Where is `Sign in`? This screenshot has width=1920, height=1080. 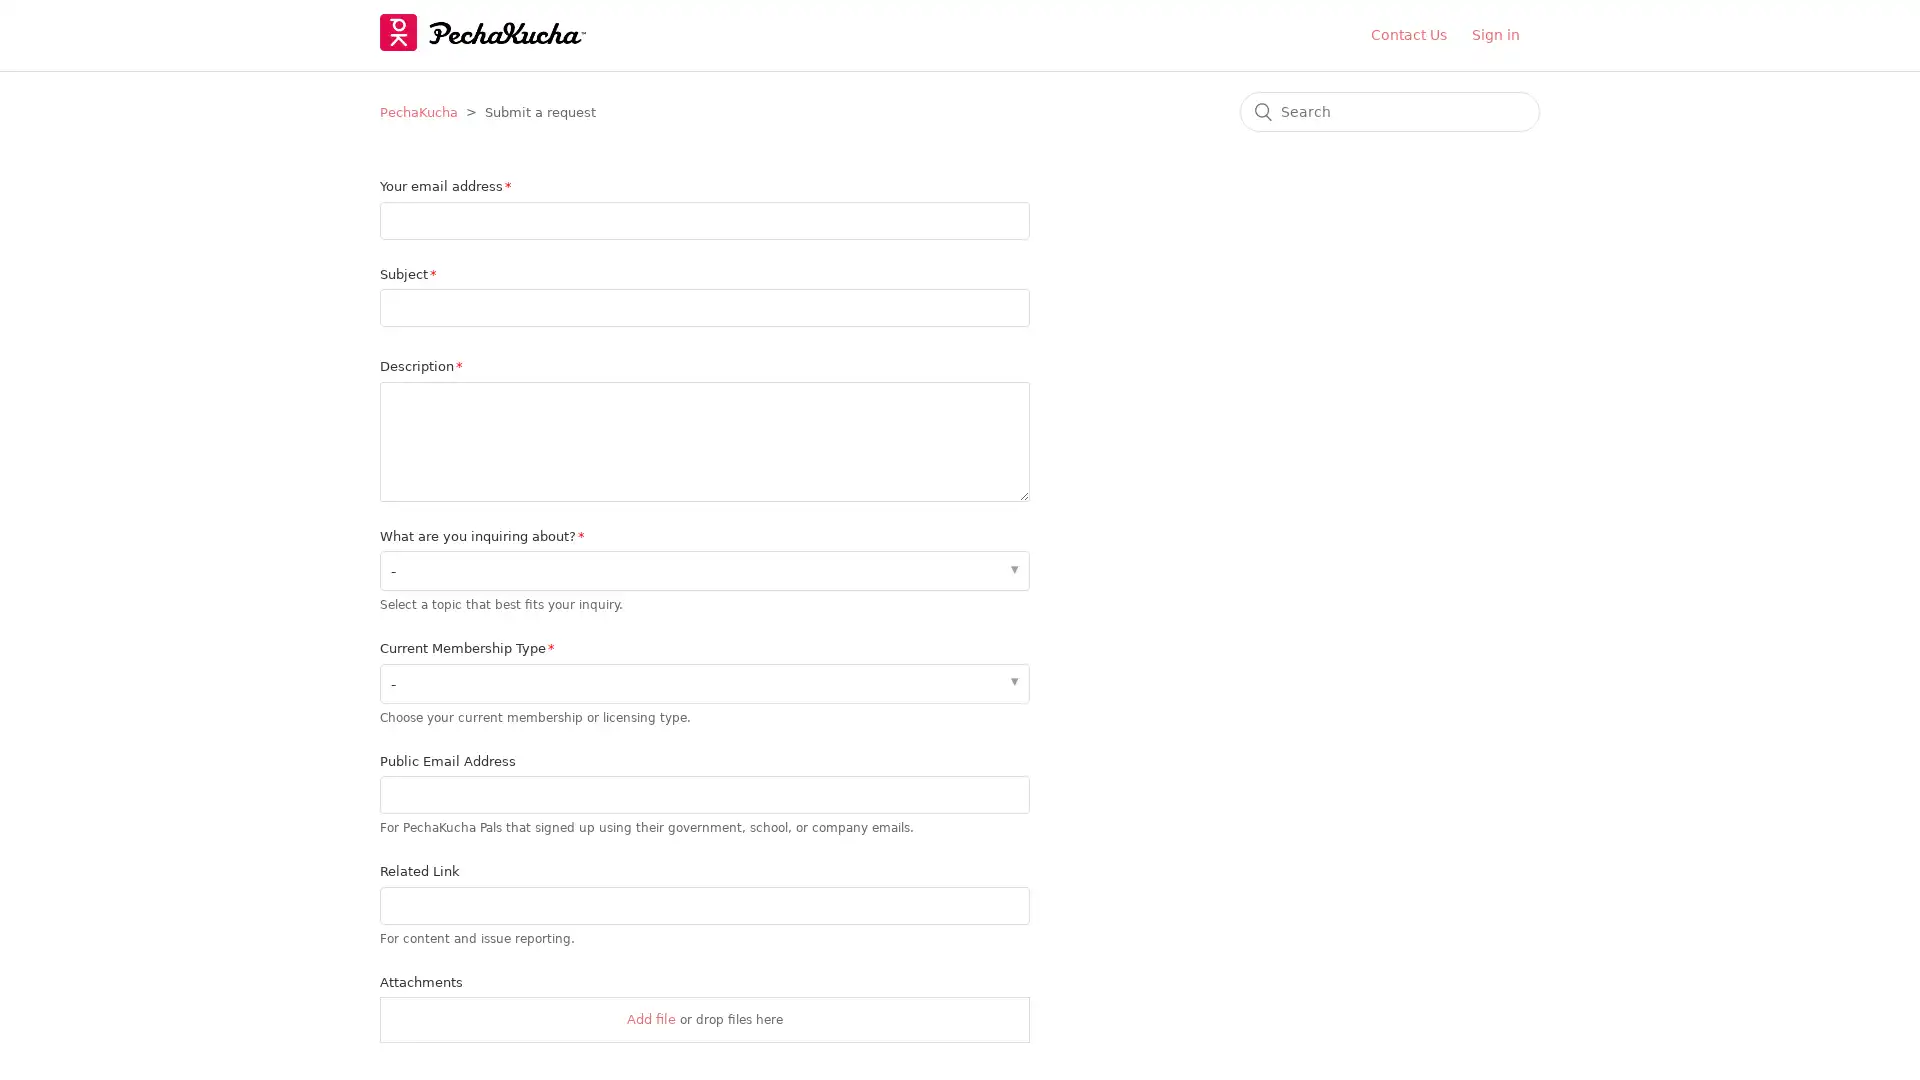 Sign in is located at coordinates (1506, 34).